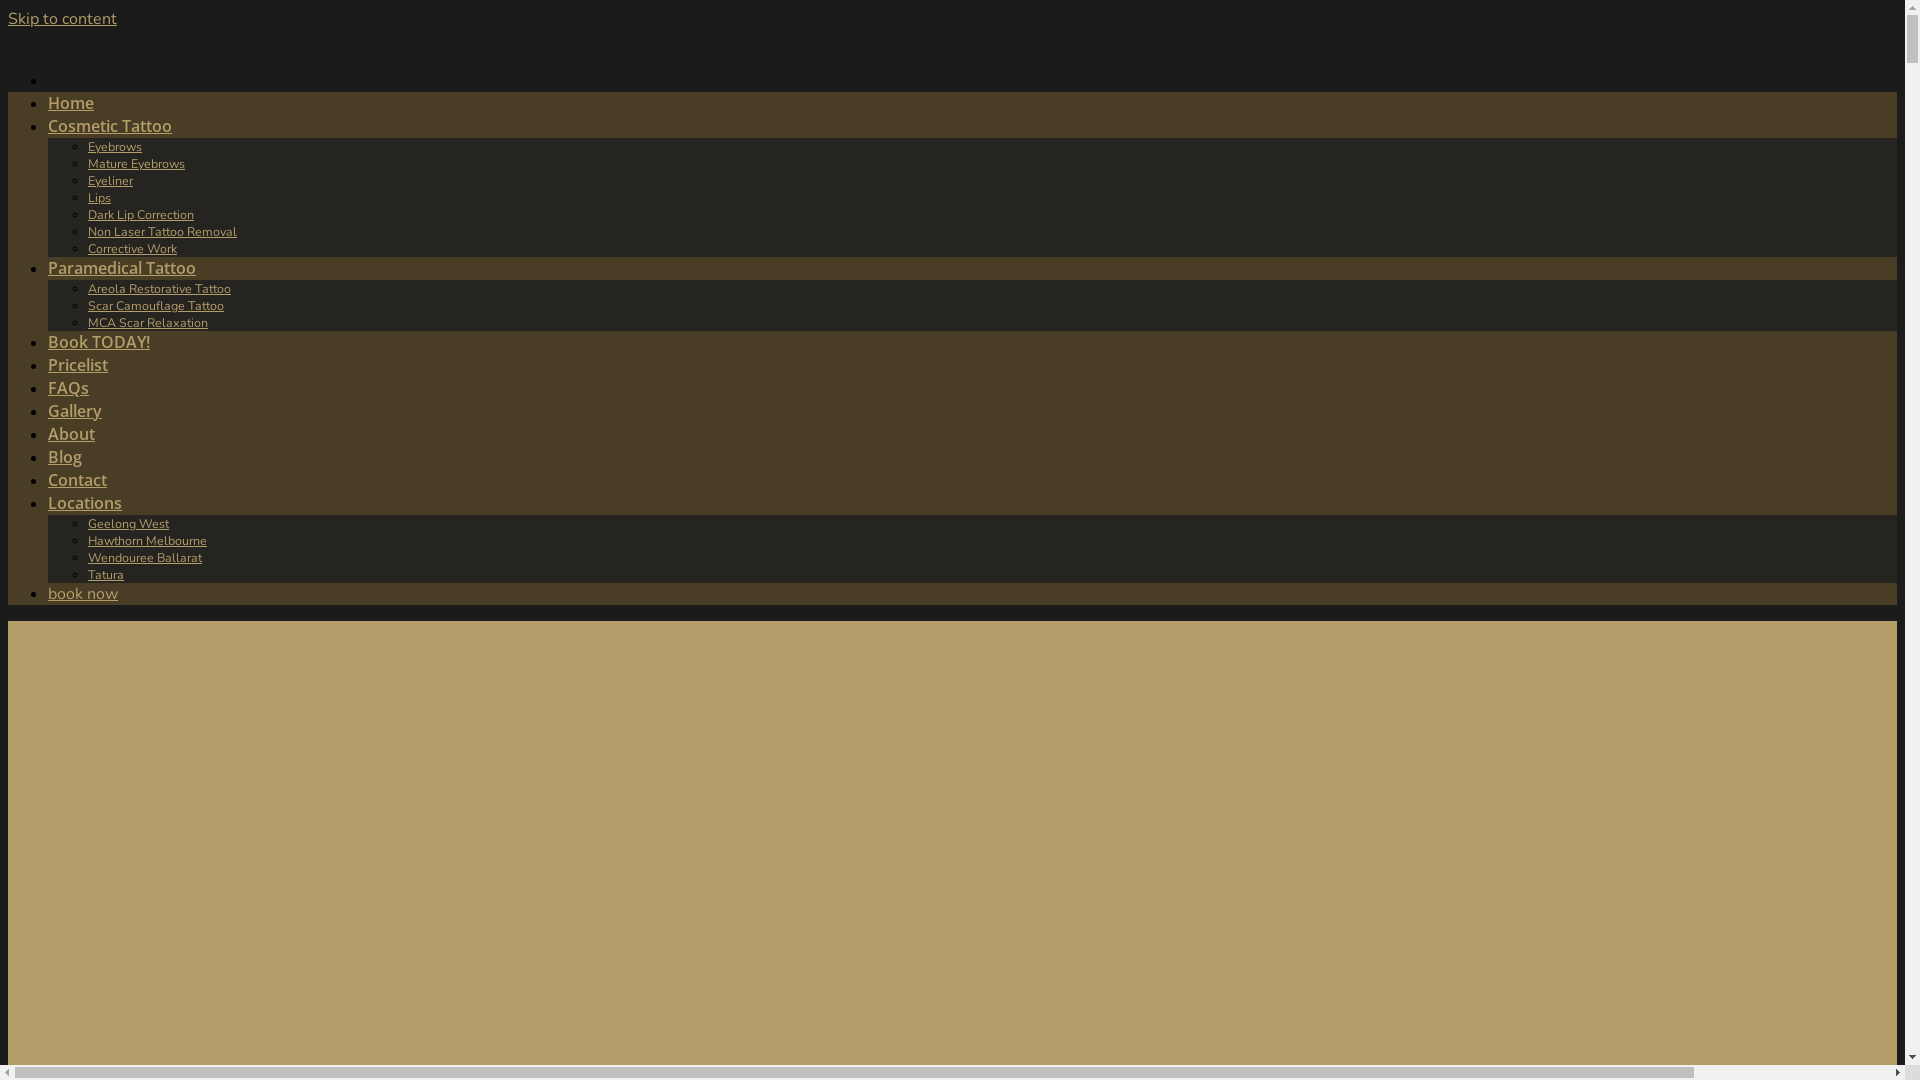 Image resolution: width=1920 pixels, height=1080 pixels. What do you see at coordinates (98, 341) in the screenshot?
I see `'Book TODAY!'` at bounding box center [98, 341].